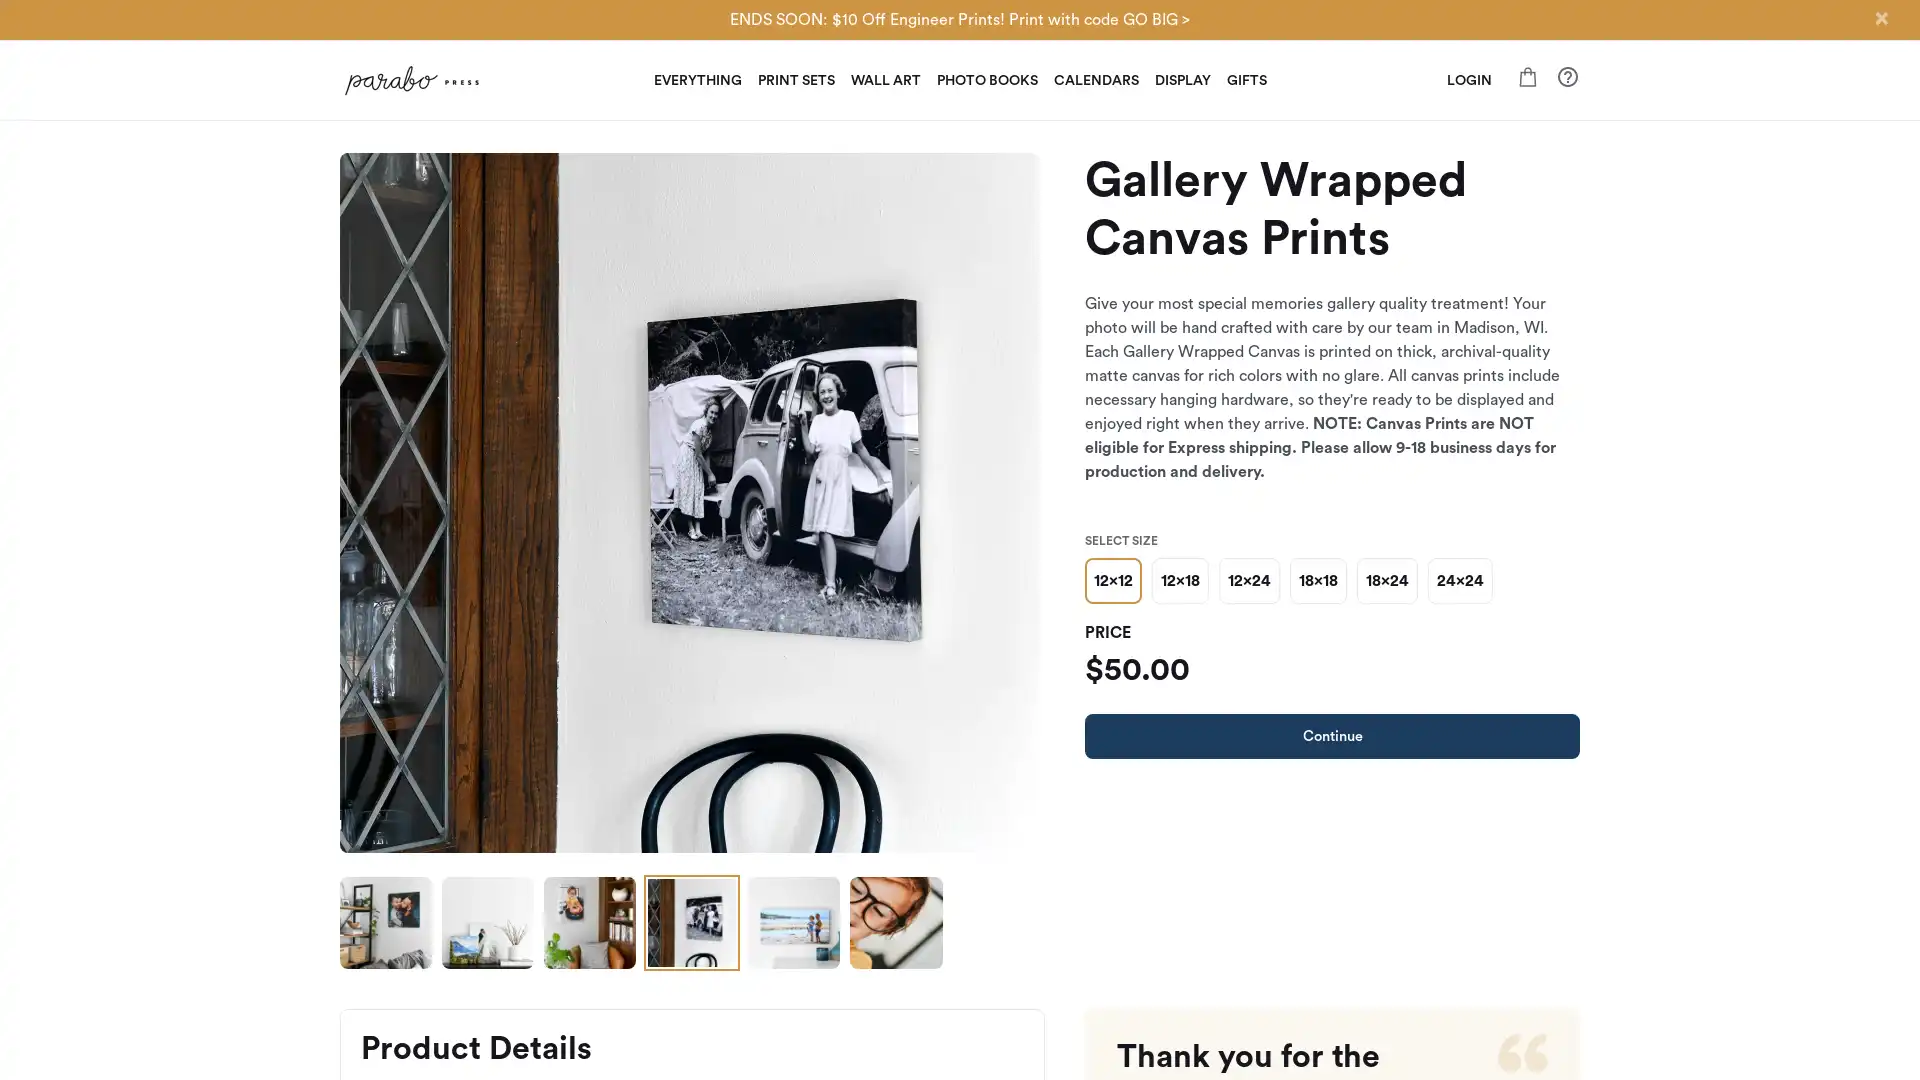 The image size is (1920, 1080). I want to click on slide dot, so click(589, 922).